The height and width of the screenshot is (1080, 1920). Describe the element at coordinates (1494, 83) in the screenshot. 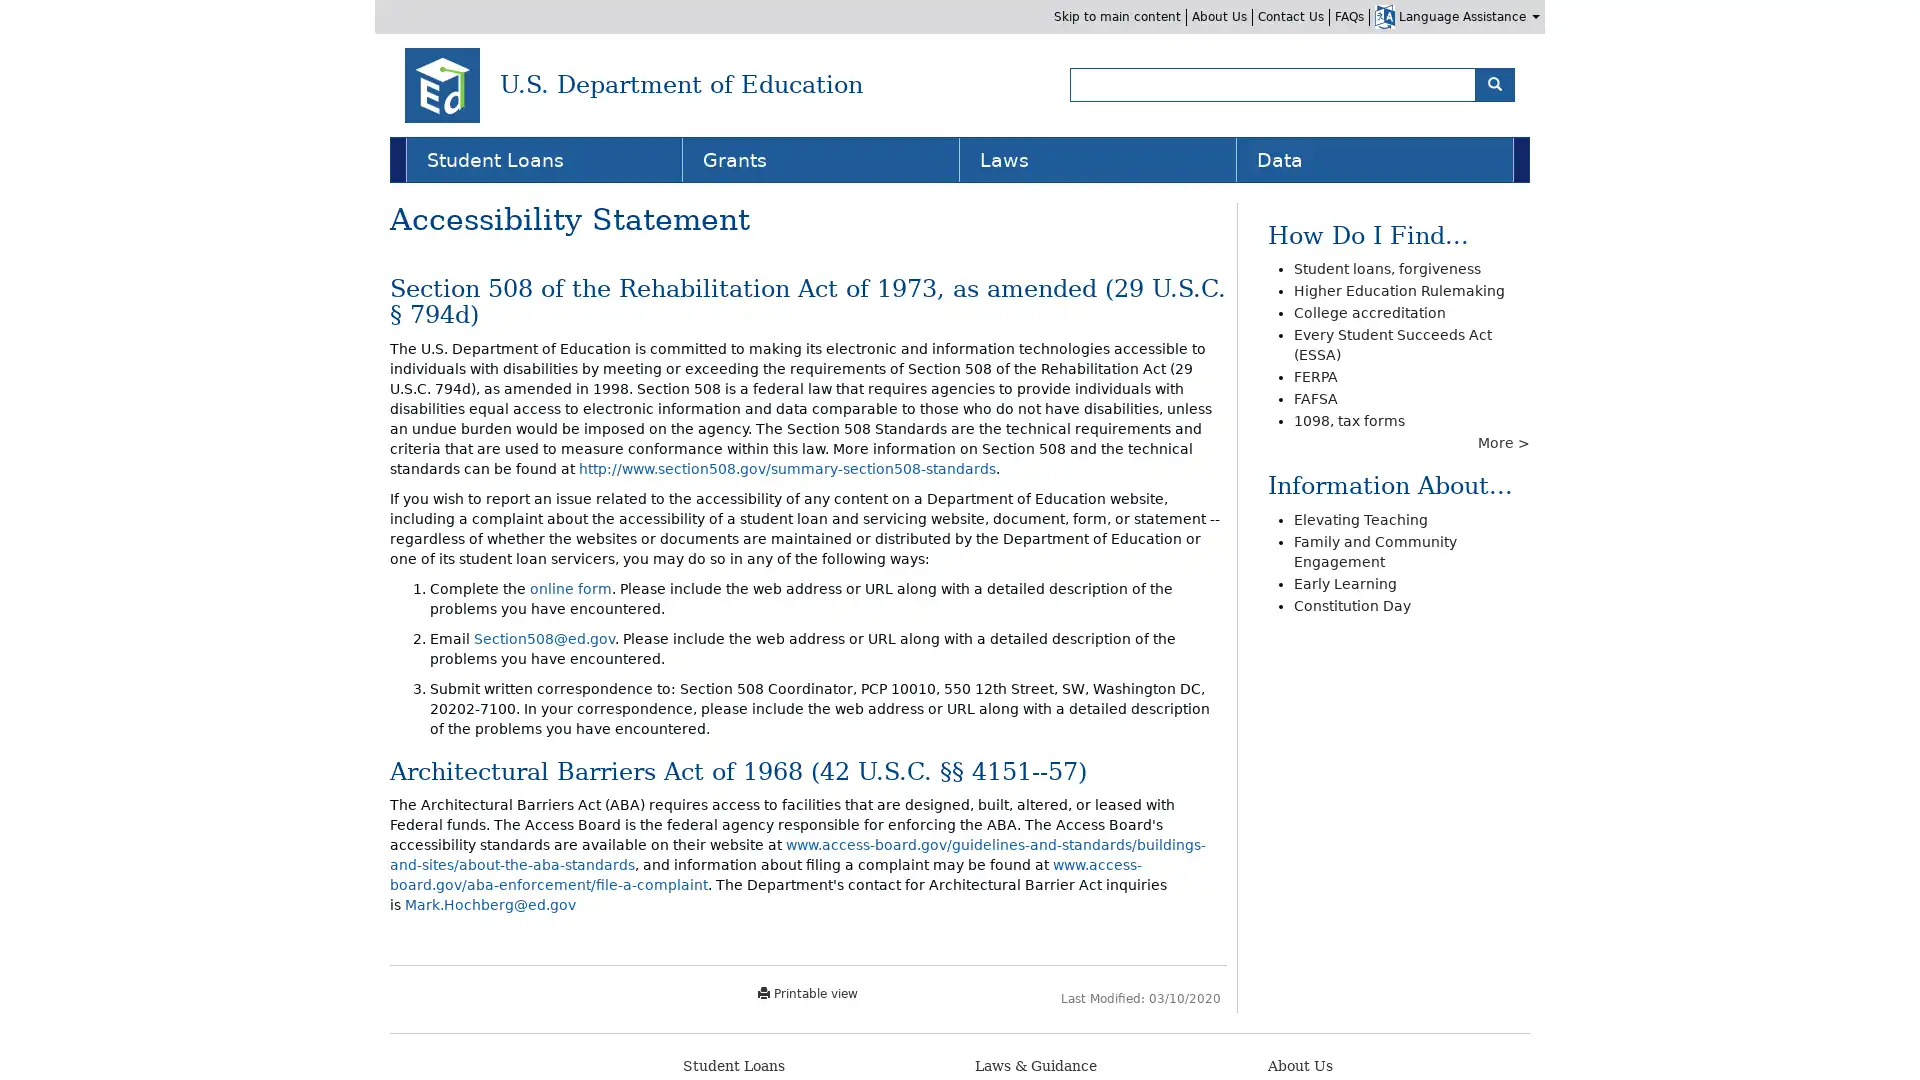

I see `Search` at that location.